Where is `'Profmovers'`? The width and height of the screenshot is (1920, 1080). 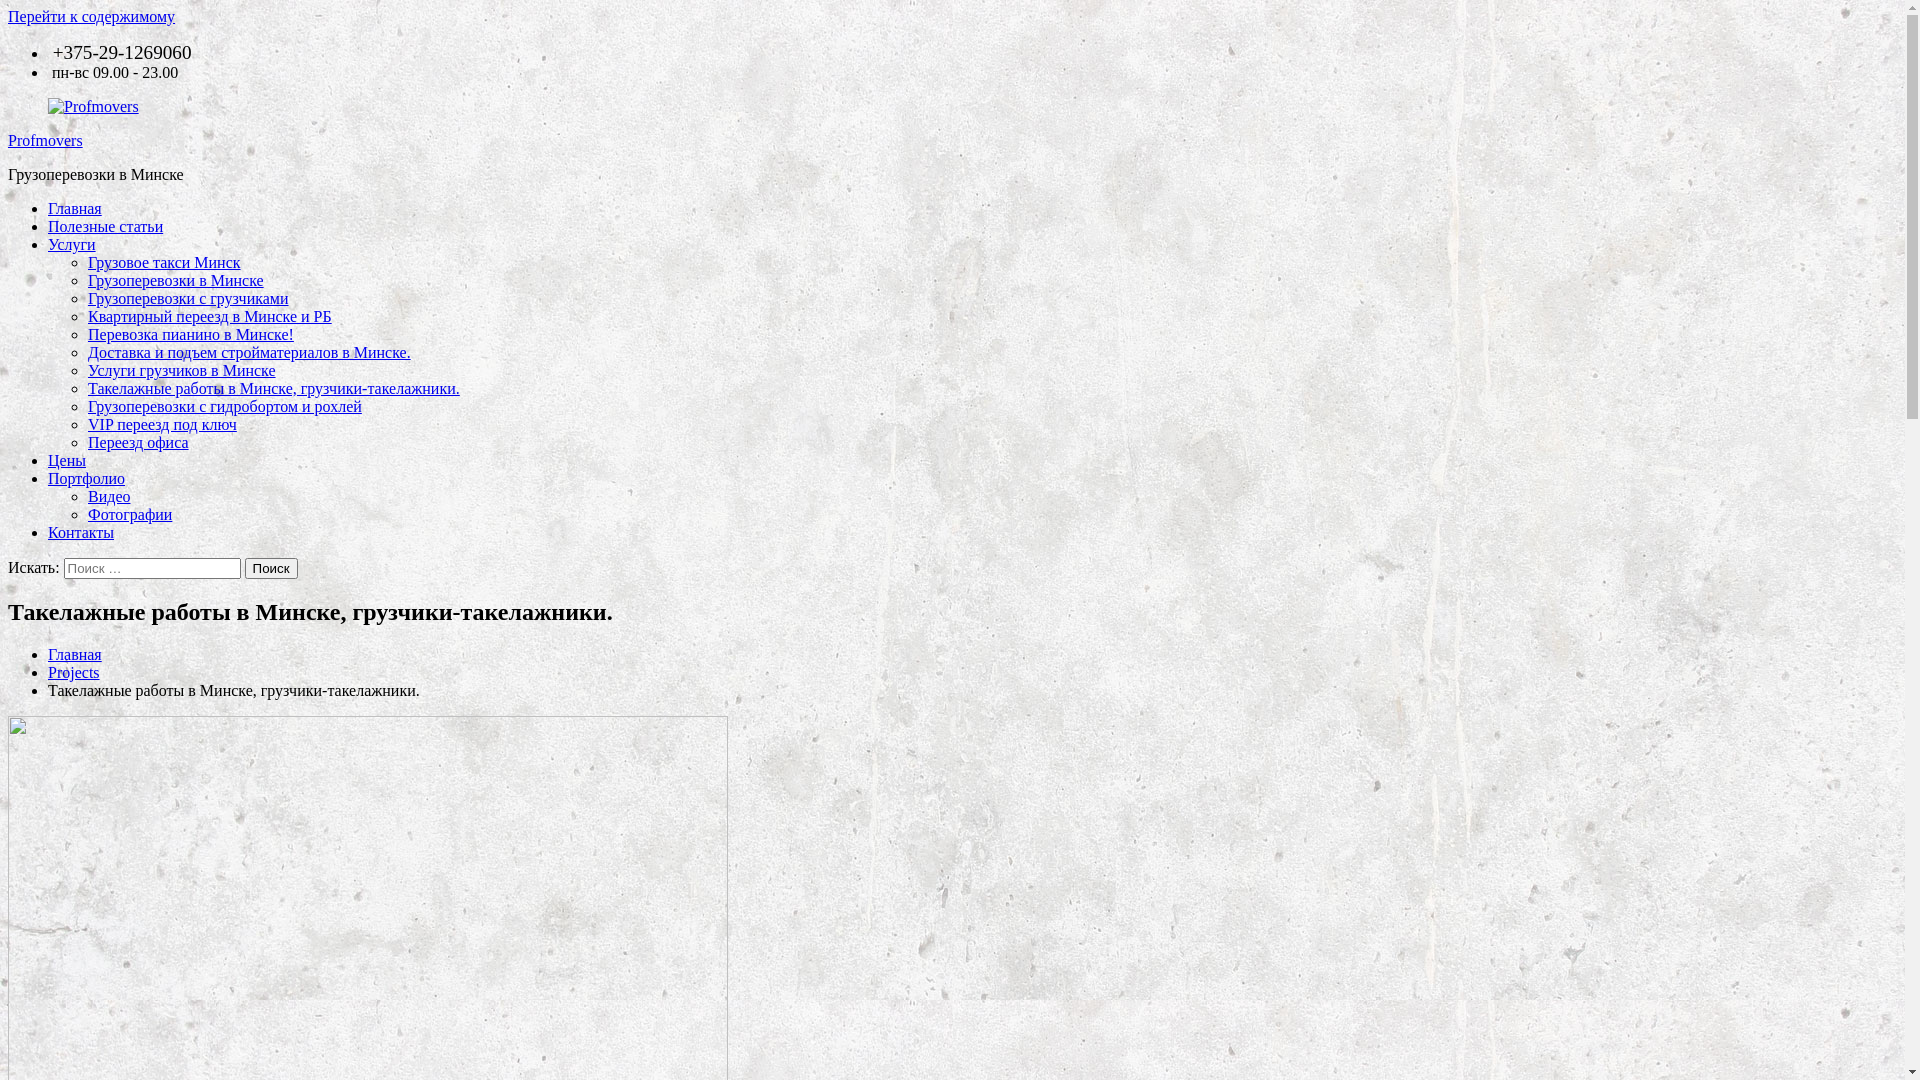
'Profmovers' is located at coordinates (45, 139).